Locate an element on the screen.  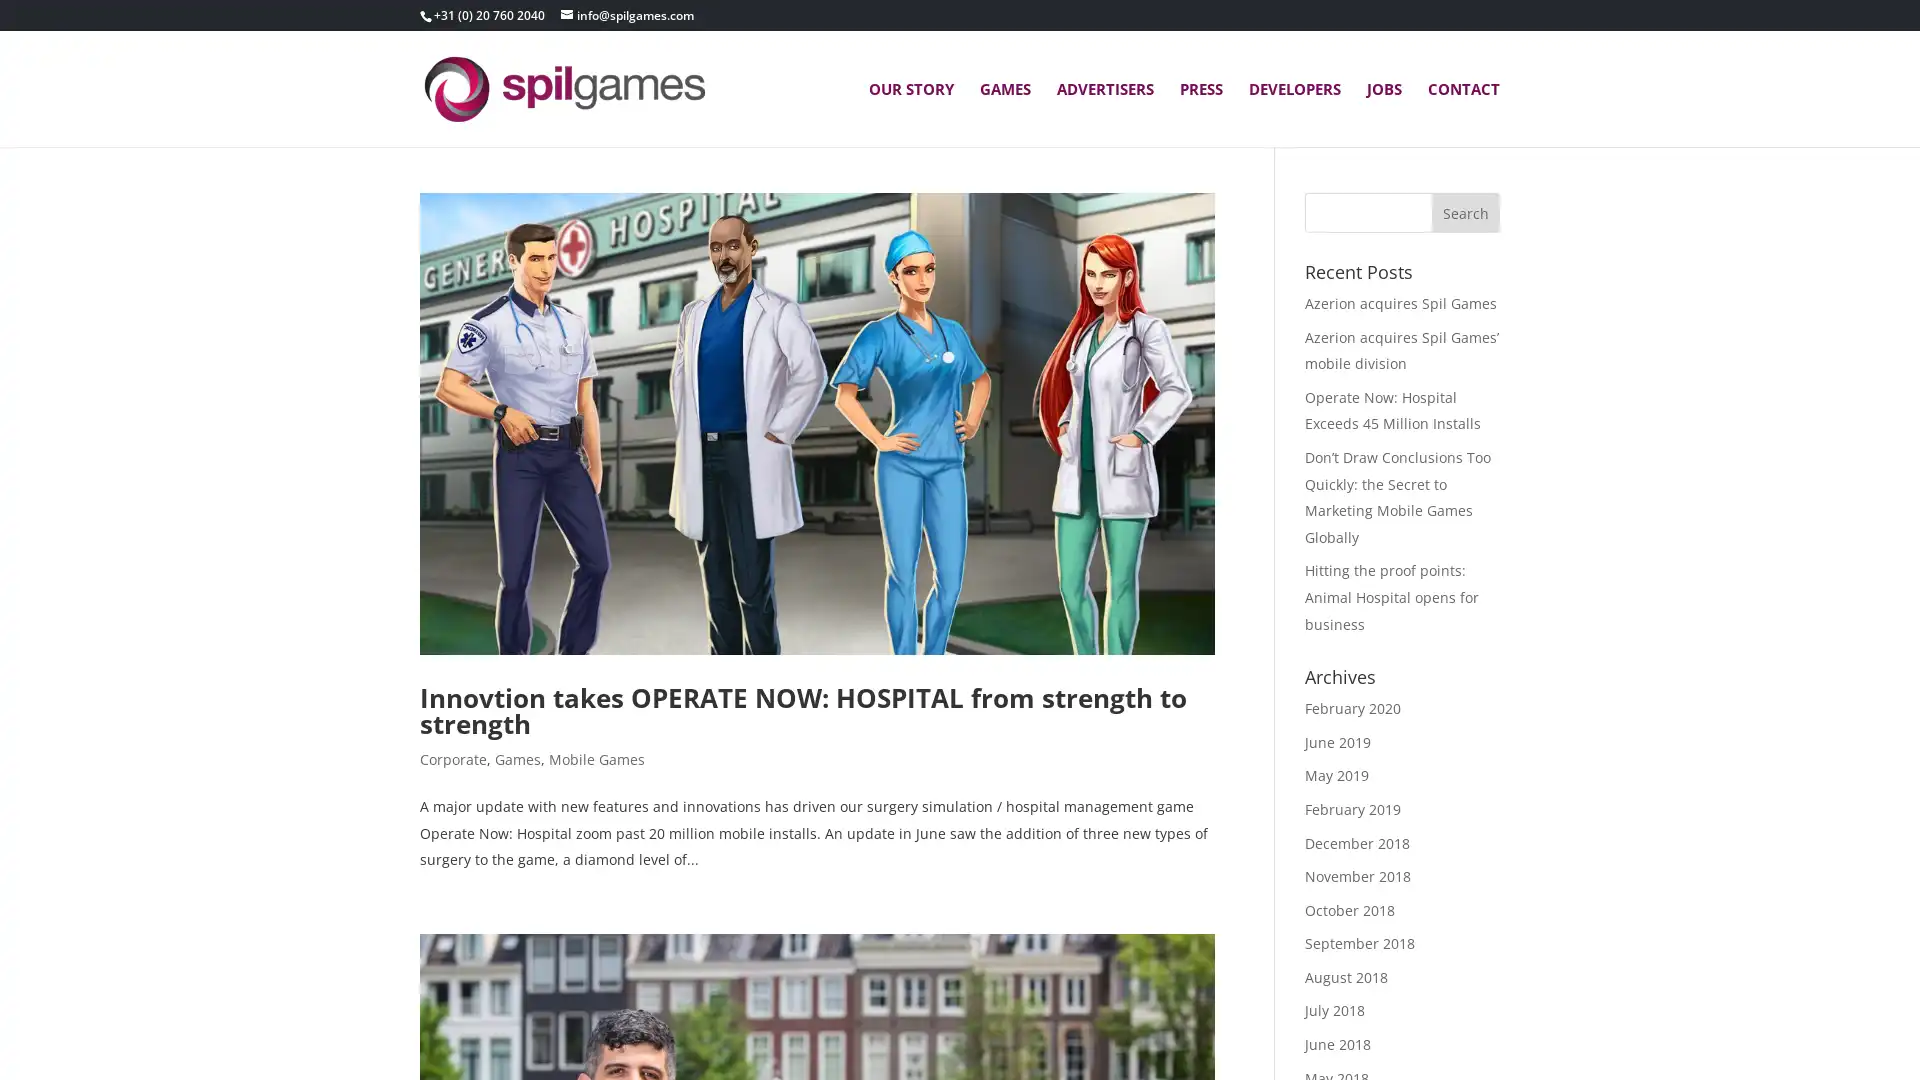
Search is located at coordinates (1465, 212).